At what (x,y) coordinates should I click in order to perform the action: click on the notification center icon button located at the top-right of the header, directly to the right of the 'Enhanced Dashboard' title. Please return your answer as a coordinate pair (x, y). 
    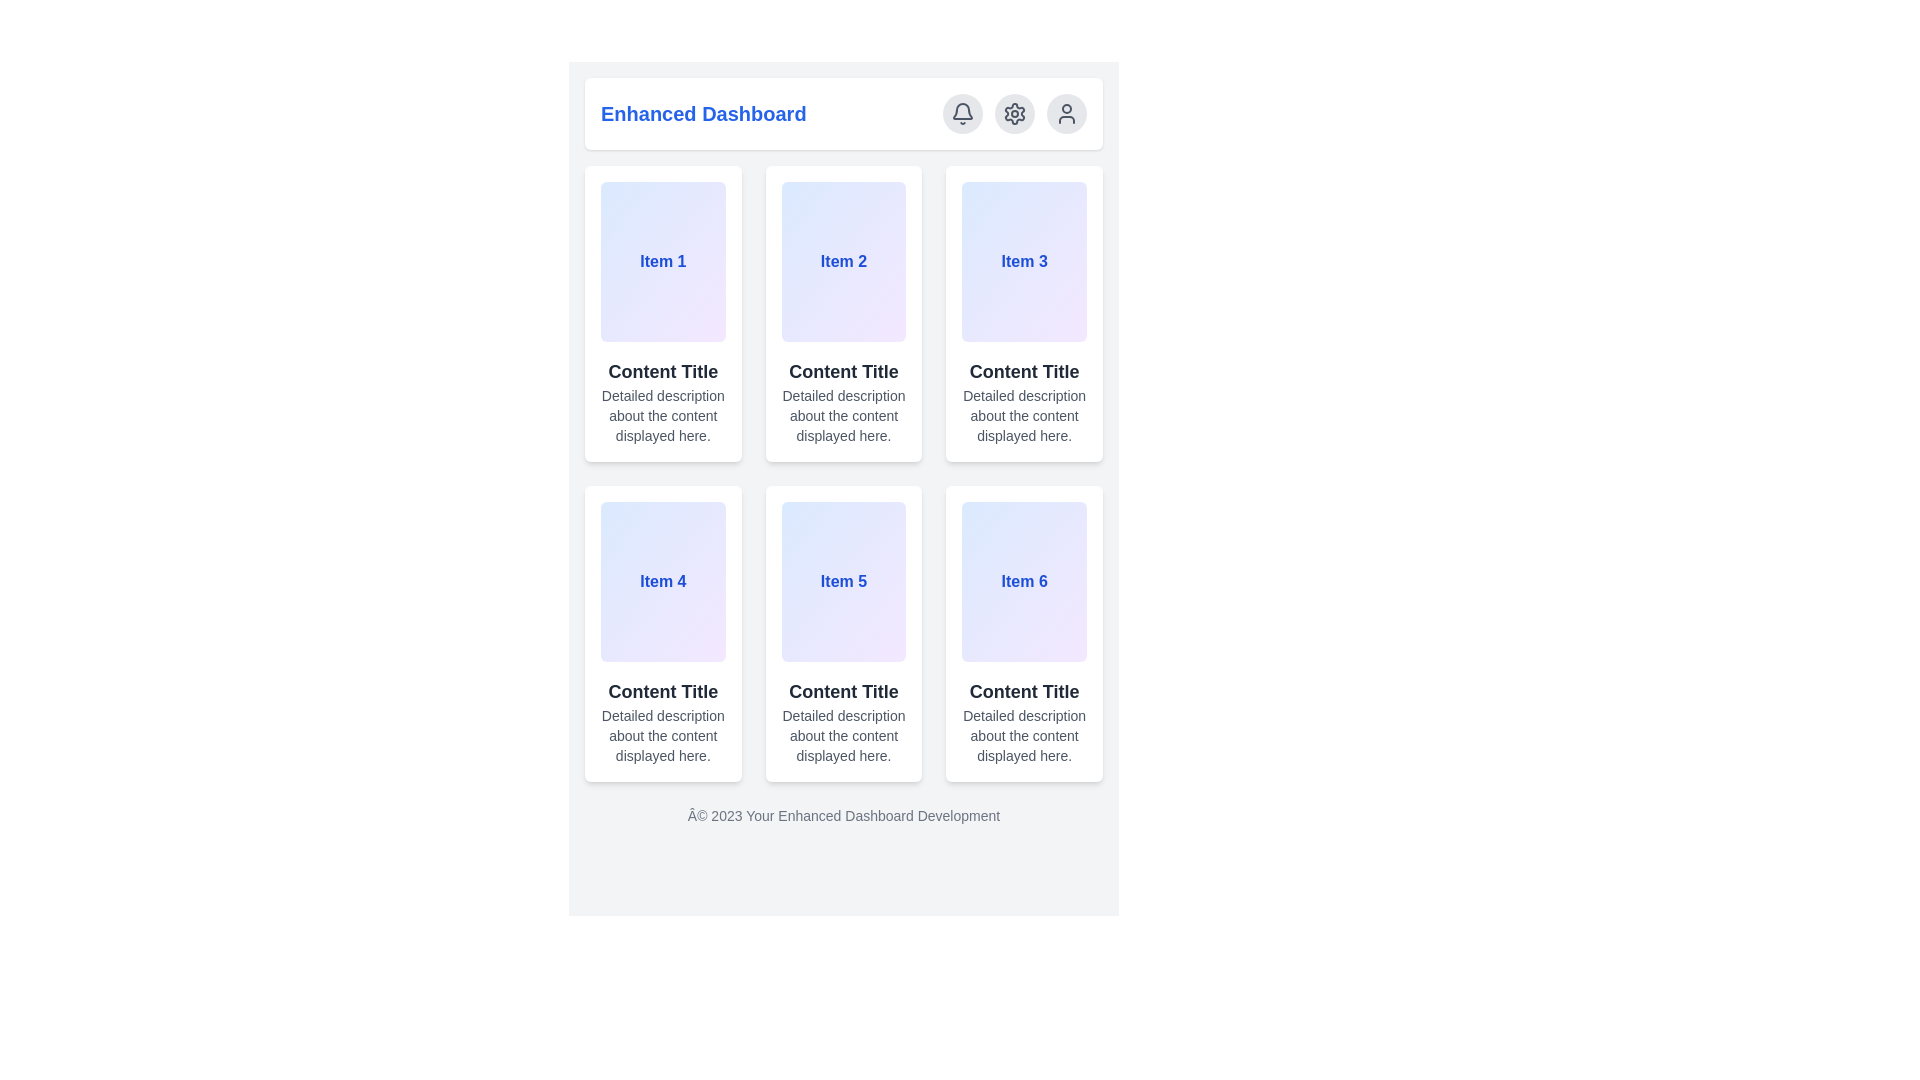
    Looking at the image, I should click on (963, 114).